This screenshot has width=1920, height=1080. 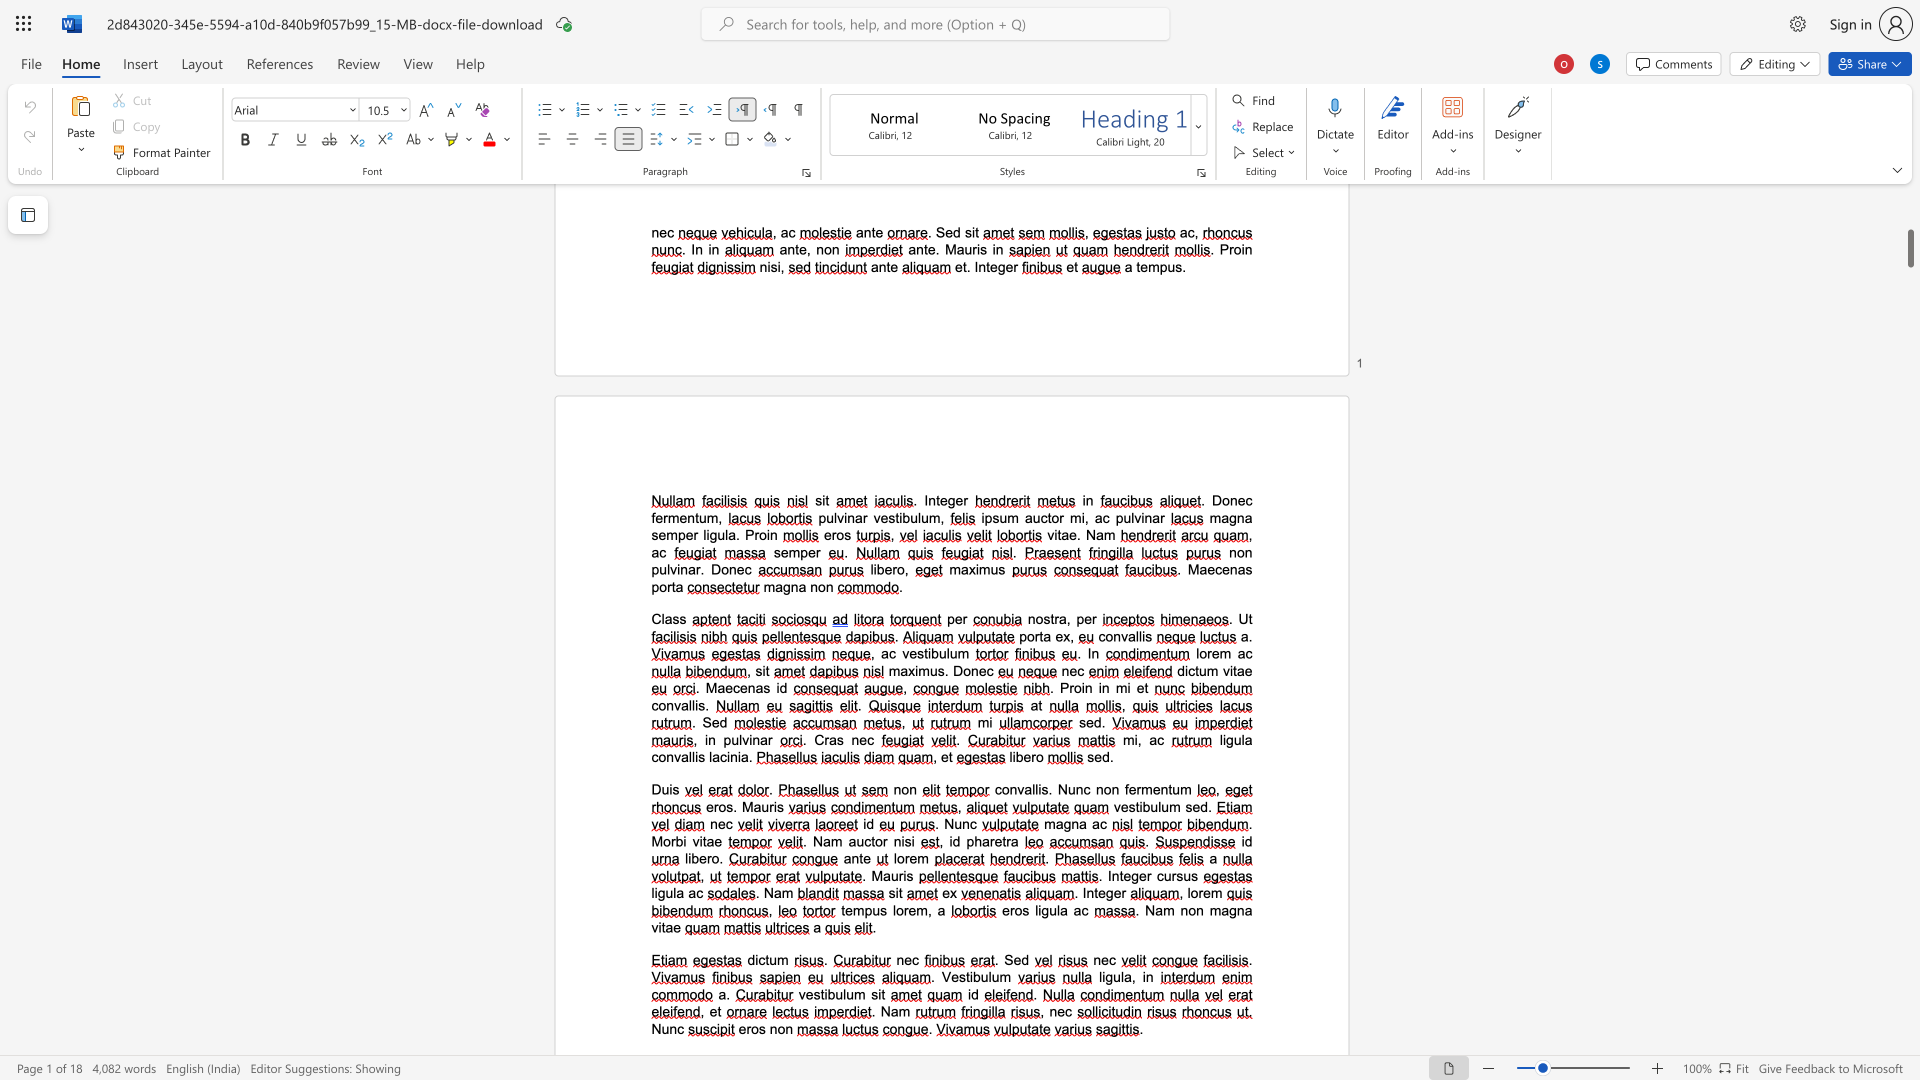 I want to click on the space between the continuous character "n" and "t" in the text, so click(x=694, y=516).